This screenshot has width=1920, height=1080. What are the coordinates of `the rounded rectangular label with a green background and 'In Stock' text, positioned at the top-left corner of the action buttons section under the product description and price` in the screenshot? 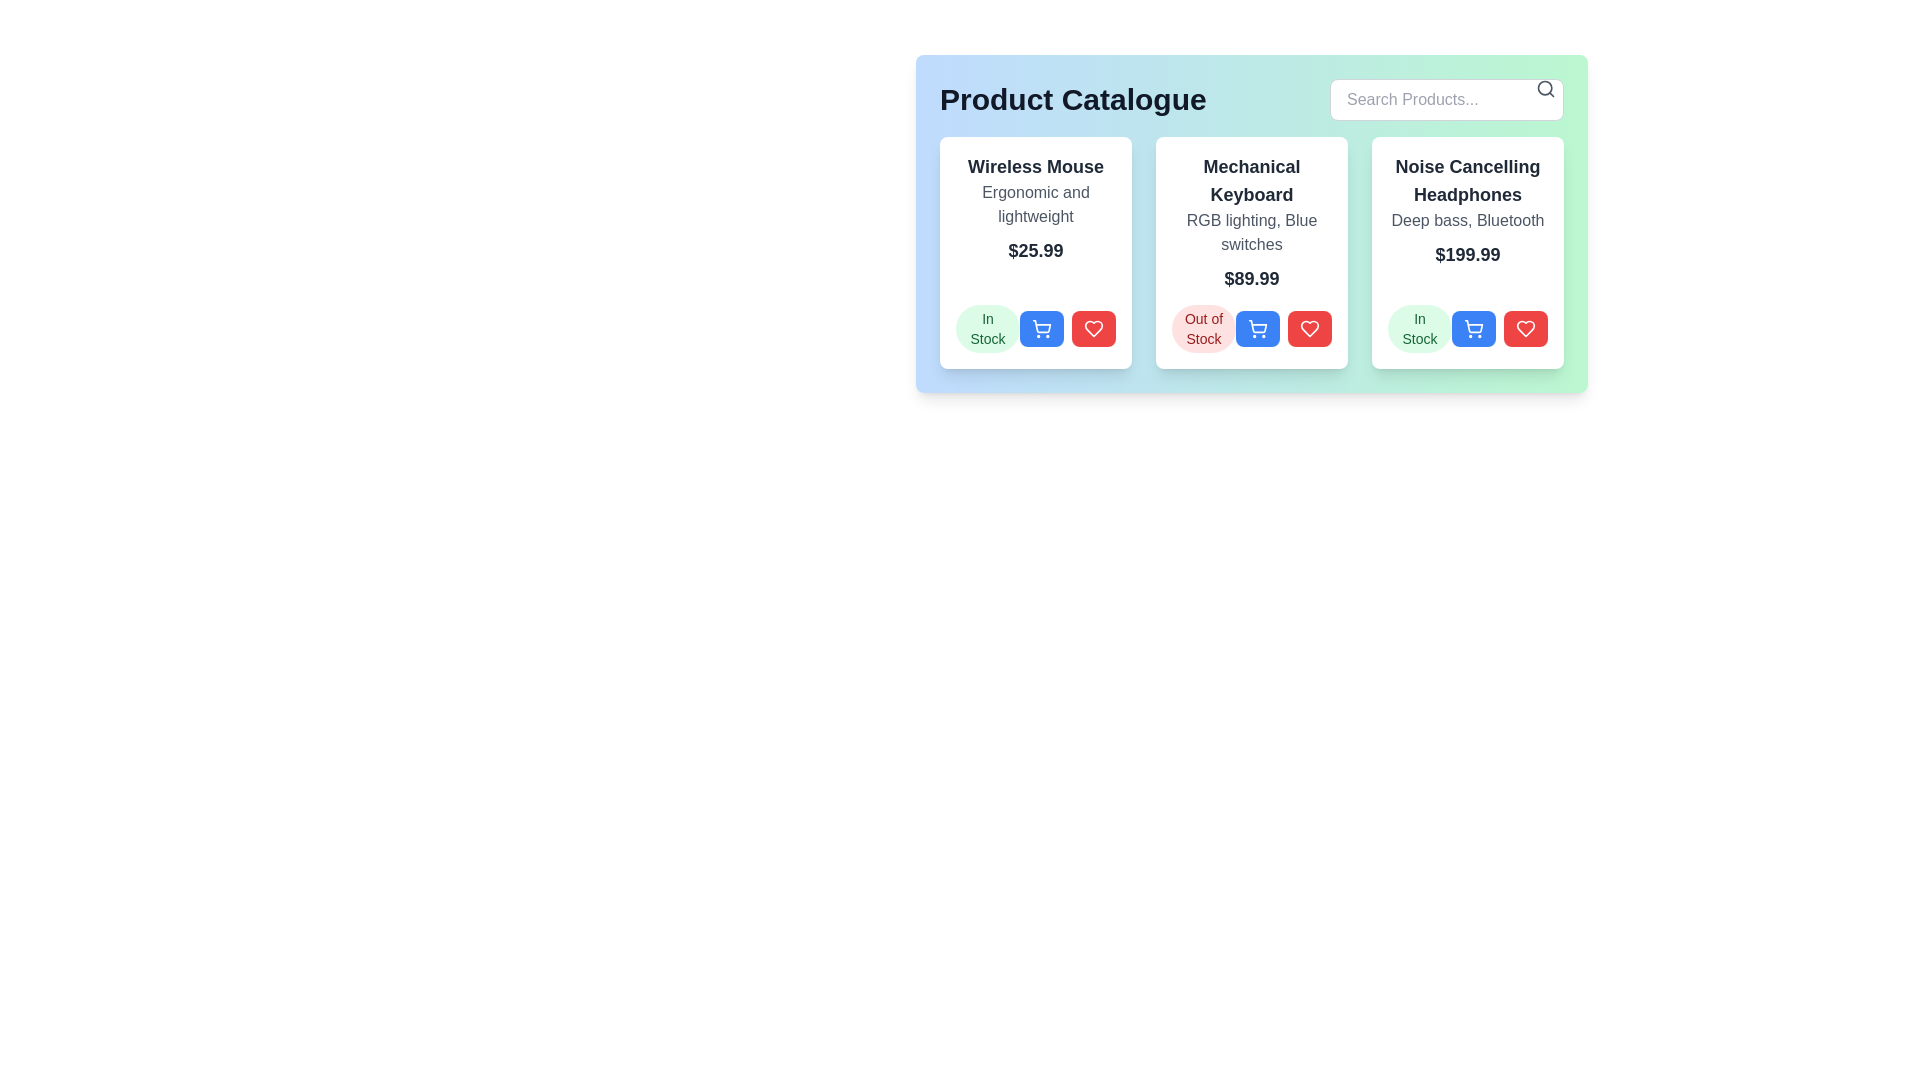 It's located at (988, 327).